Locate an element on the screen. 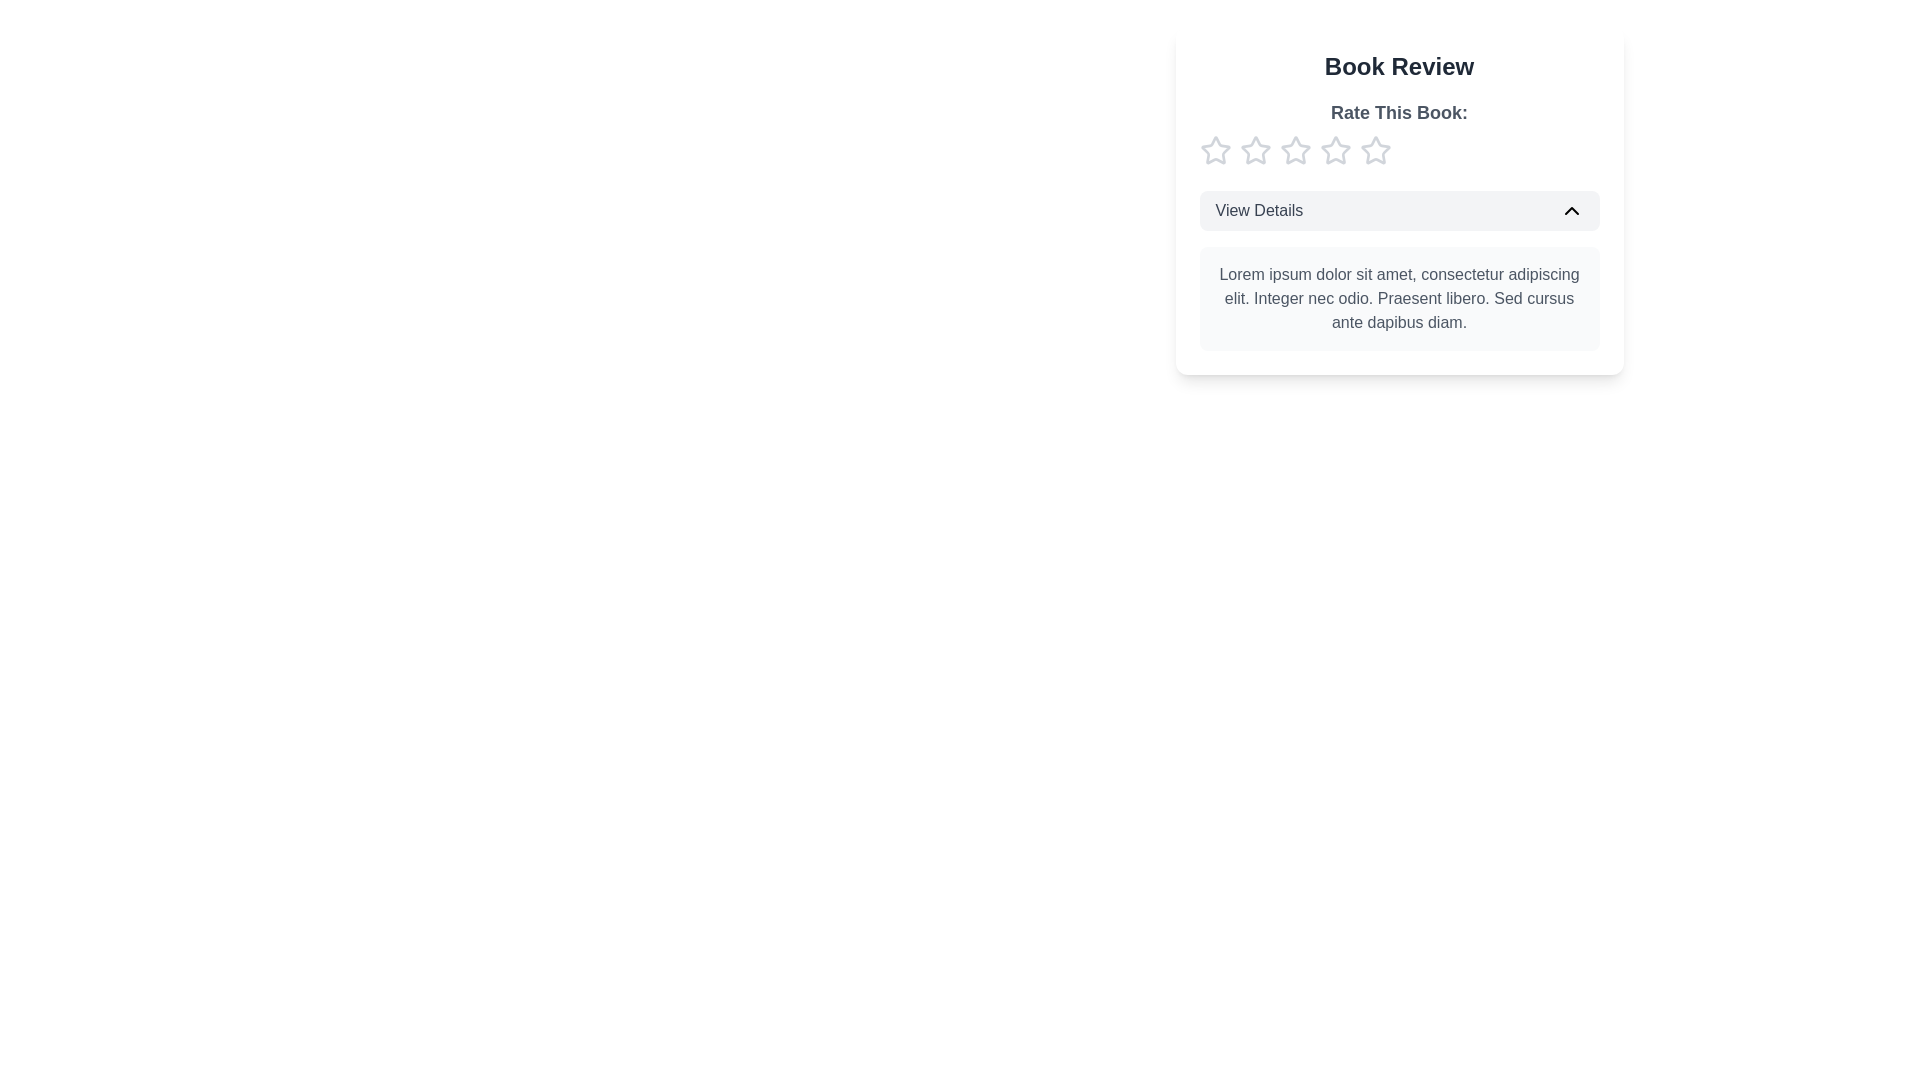 This screenshot has width=1920, height=1080. the third star in the interactive star rating icon is located at coordinates (1295, 149).